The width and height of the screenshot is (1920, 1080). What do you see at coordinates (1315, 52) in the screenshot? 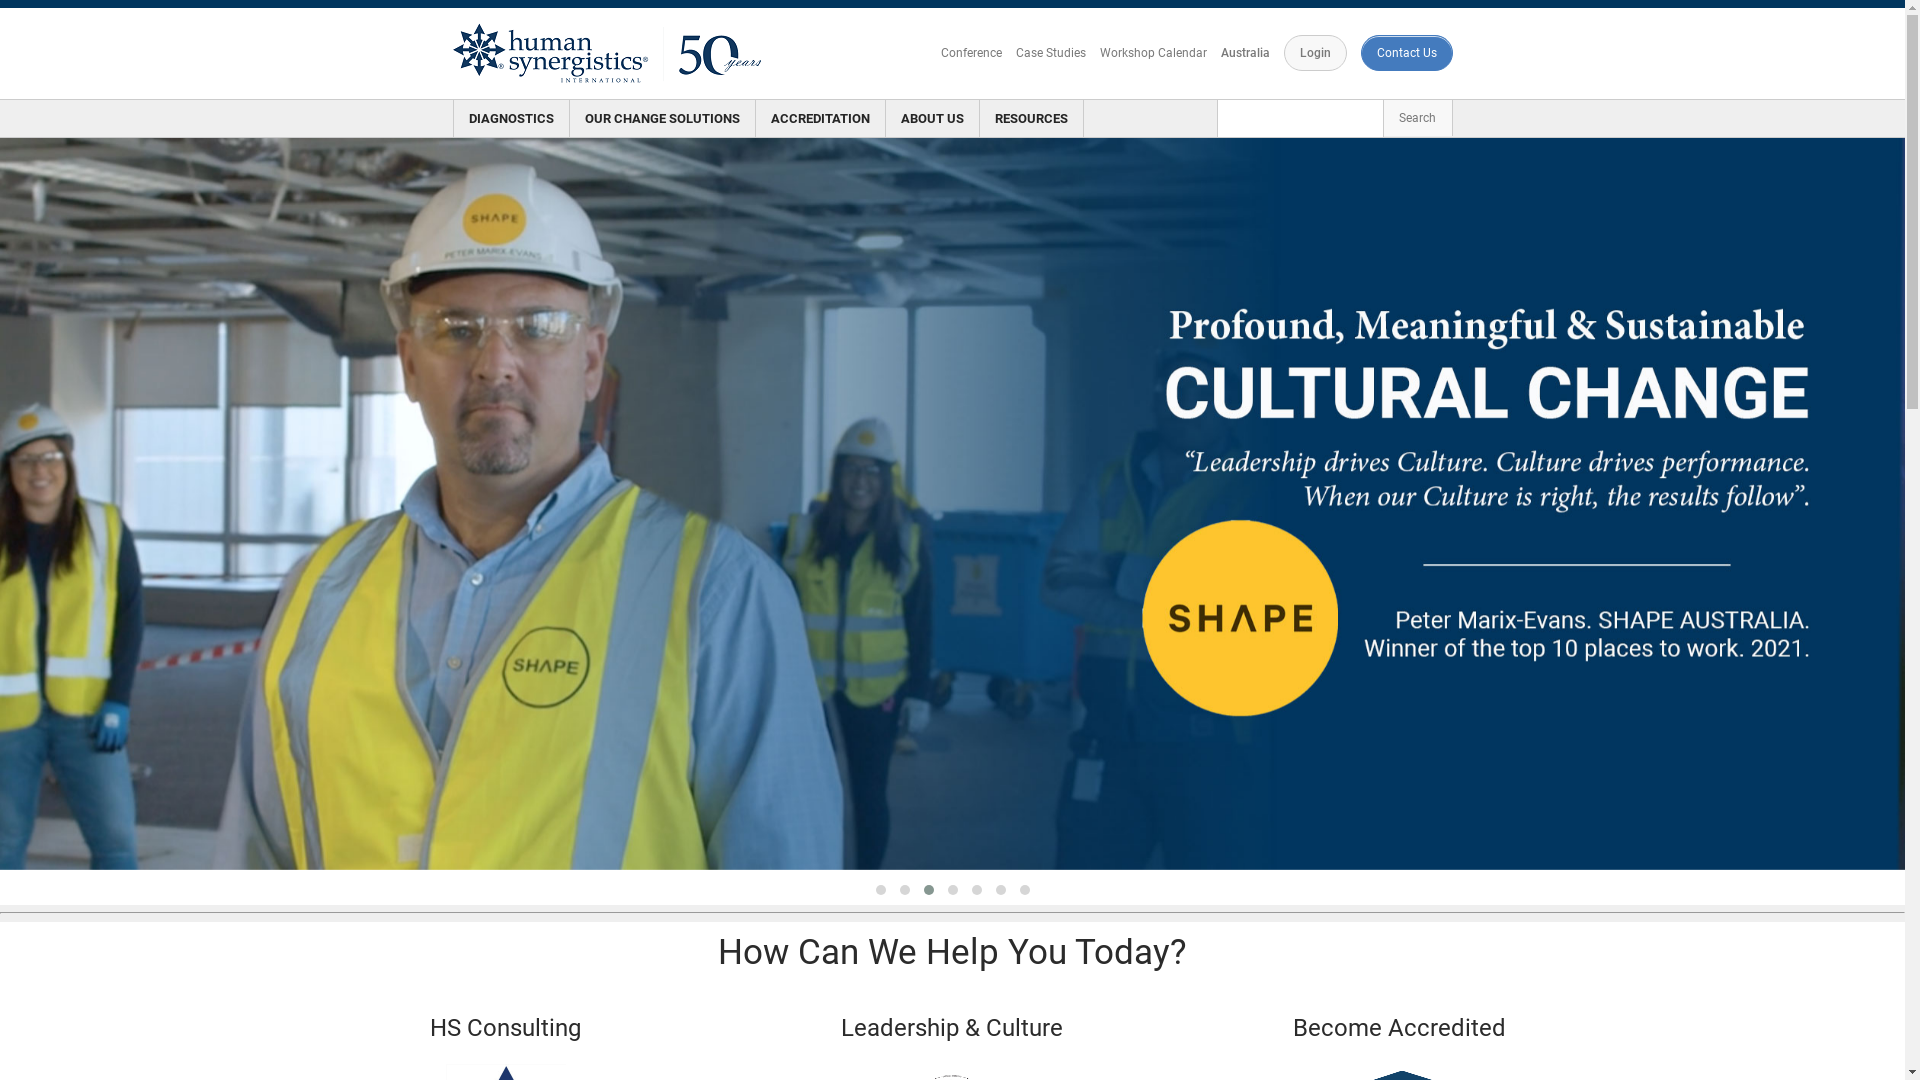
I see `'Login'` at bounding box center [1315, 52].